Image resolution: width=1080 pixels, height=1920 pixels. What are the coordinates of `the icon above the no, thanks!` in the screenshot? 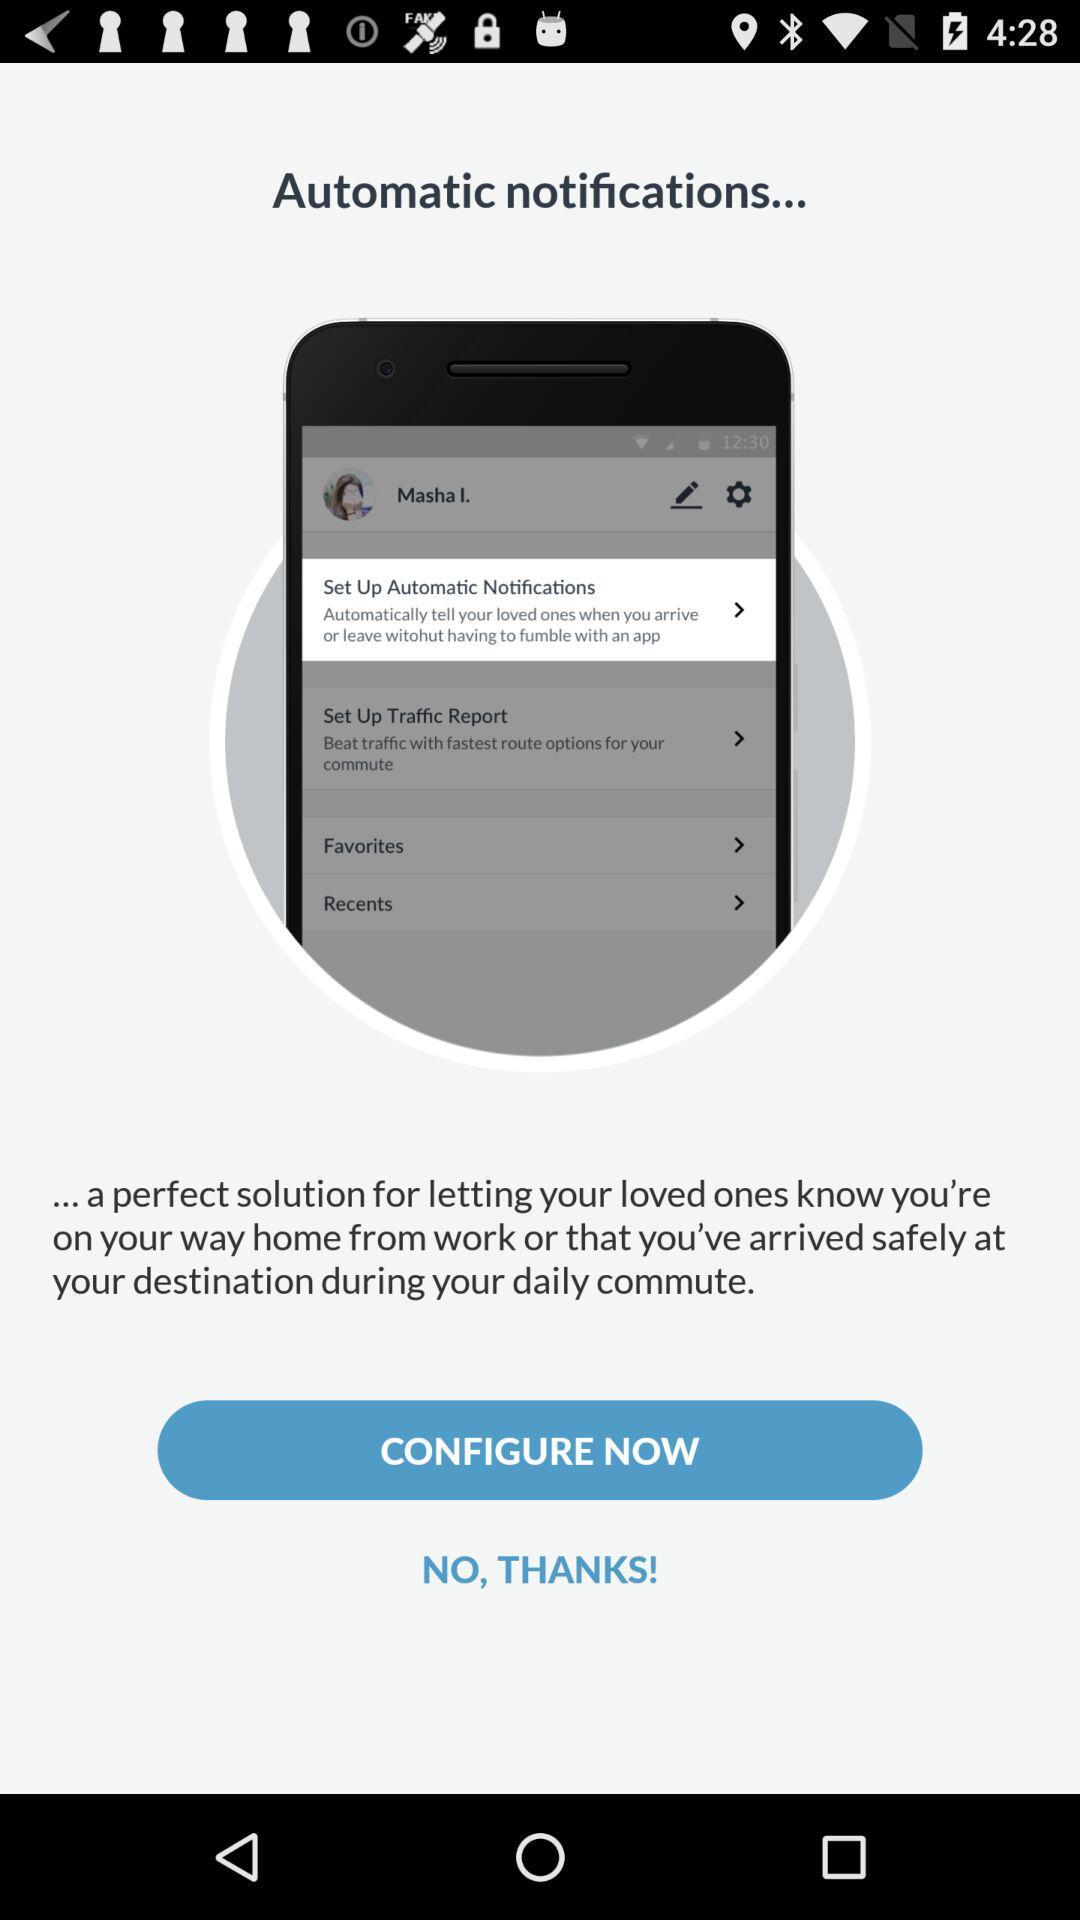 It's located at (540, 1450).